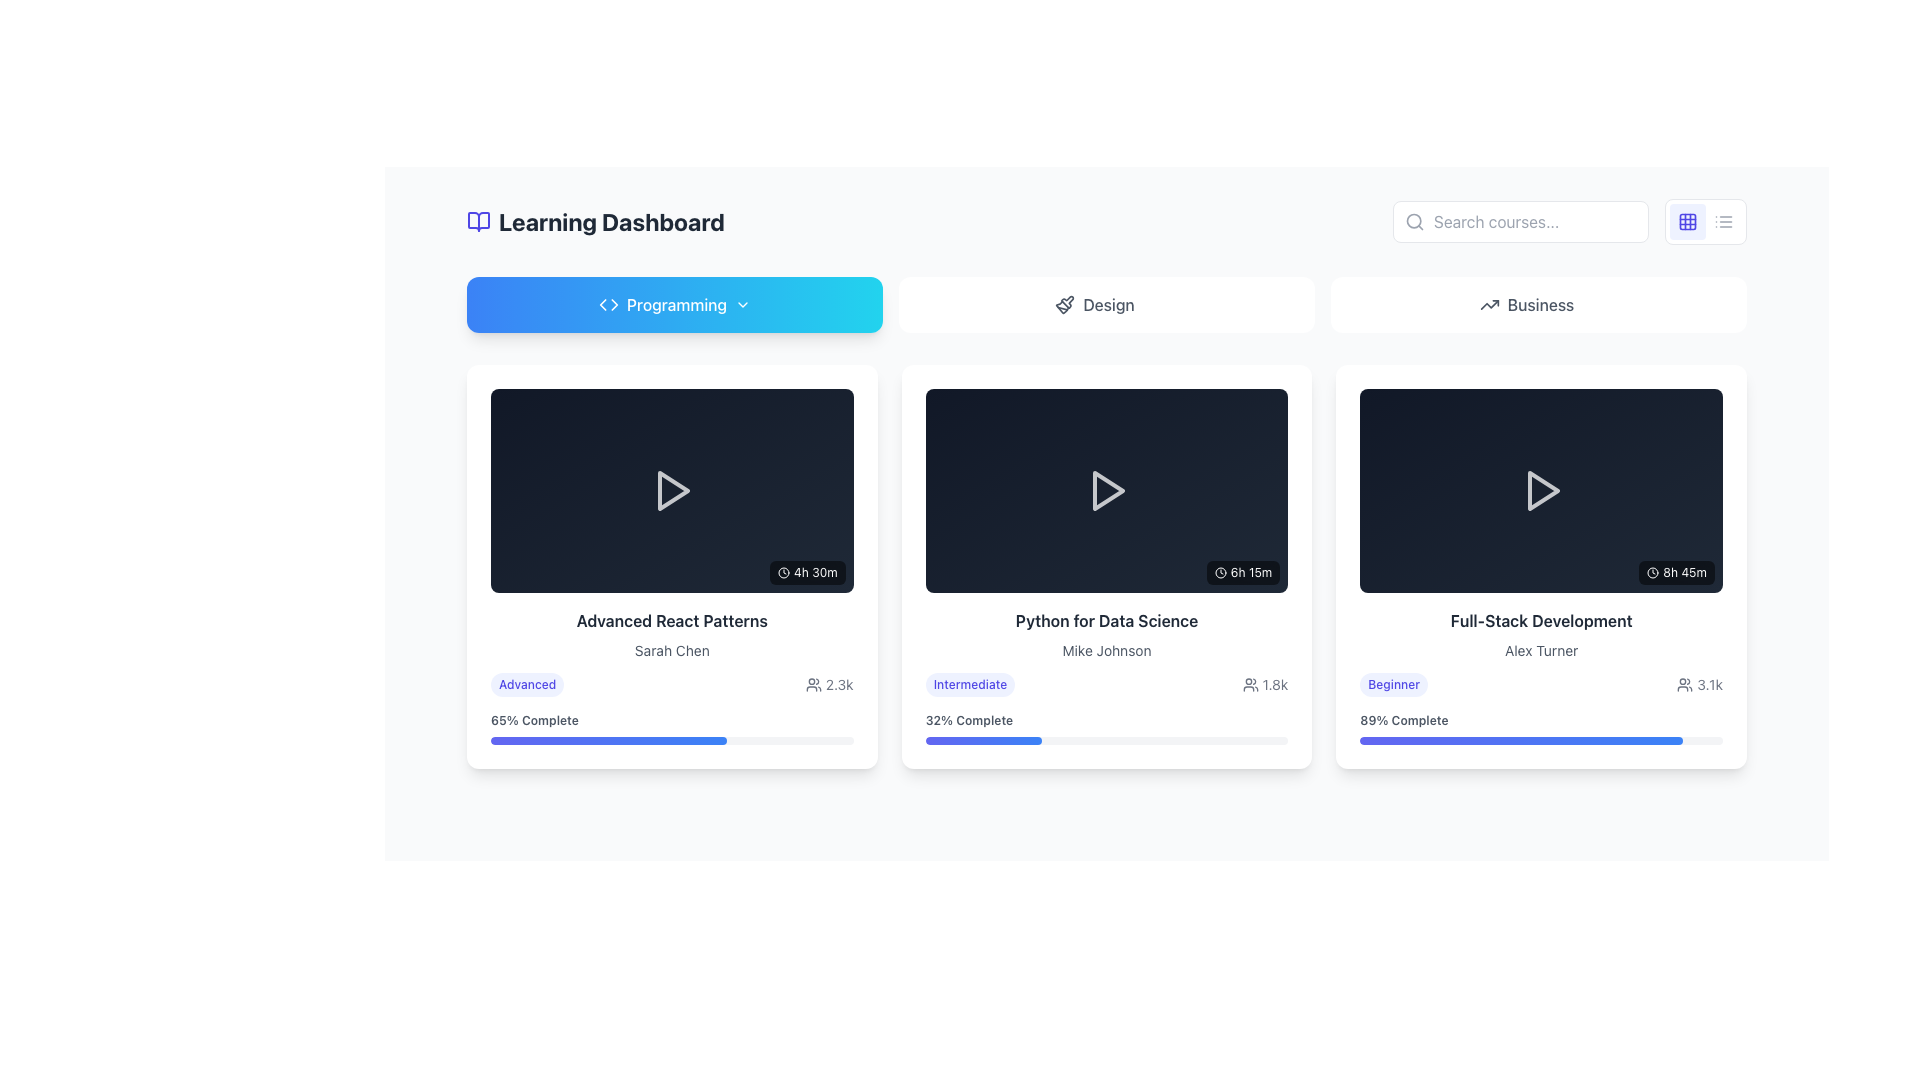 Image resolution: width=1920 pixels, height=1080 pixels. I want to click on the progress bar indicating 65% completion for the 'Advanced React Patterns' task located in the bottom section of the card, so click(607, 740).